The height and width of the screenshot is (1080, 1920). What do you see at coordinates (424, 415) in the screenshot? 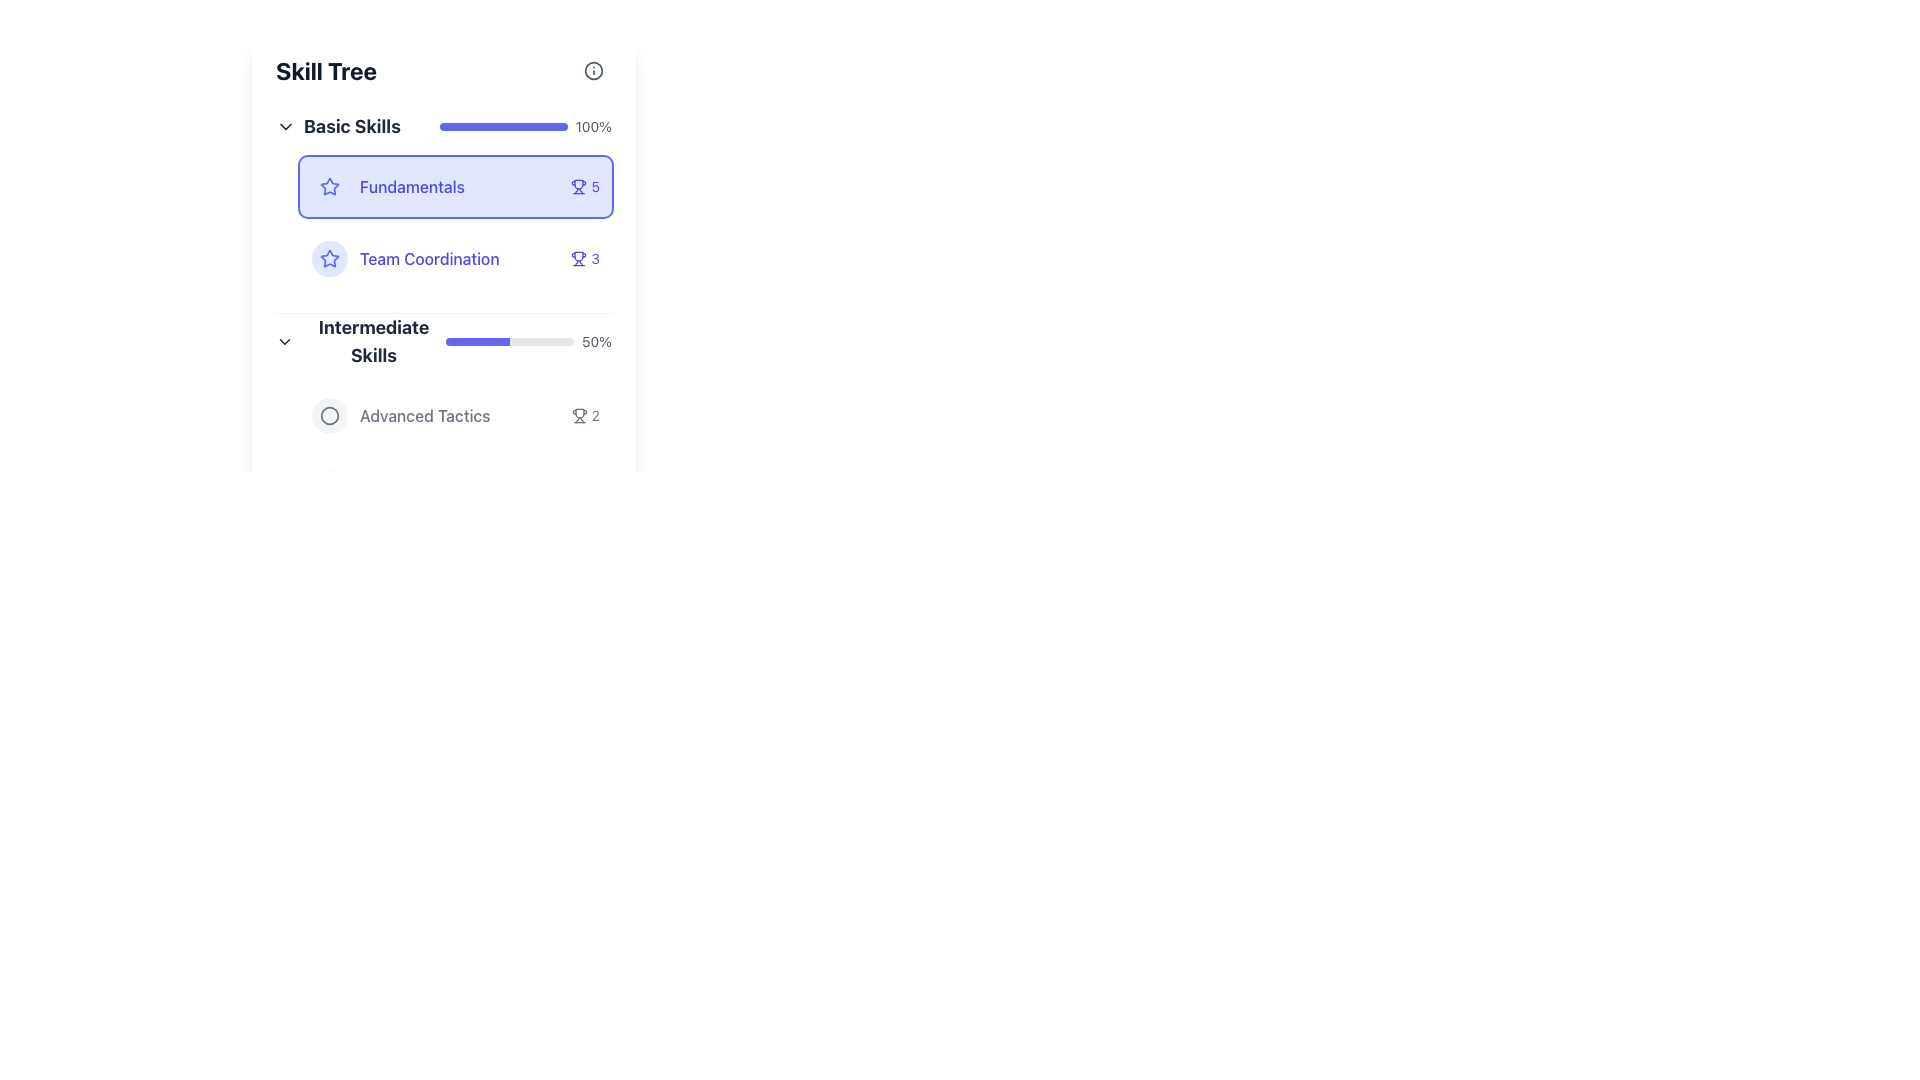
I see `the Text Label that provides the name of a skill or category within the skill tree interface` at bounding box center [424, 415].